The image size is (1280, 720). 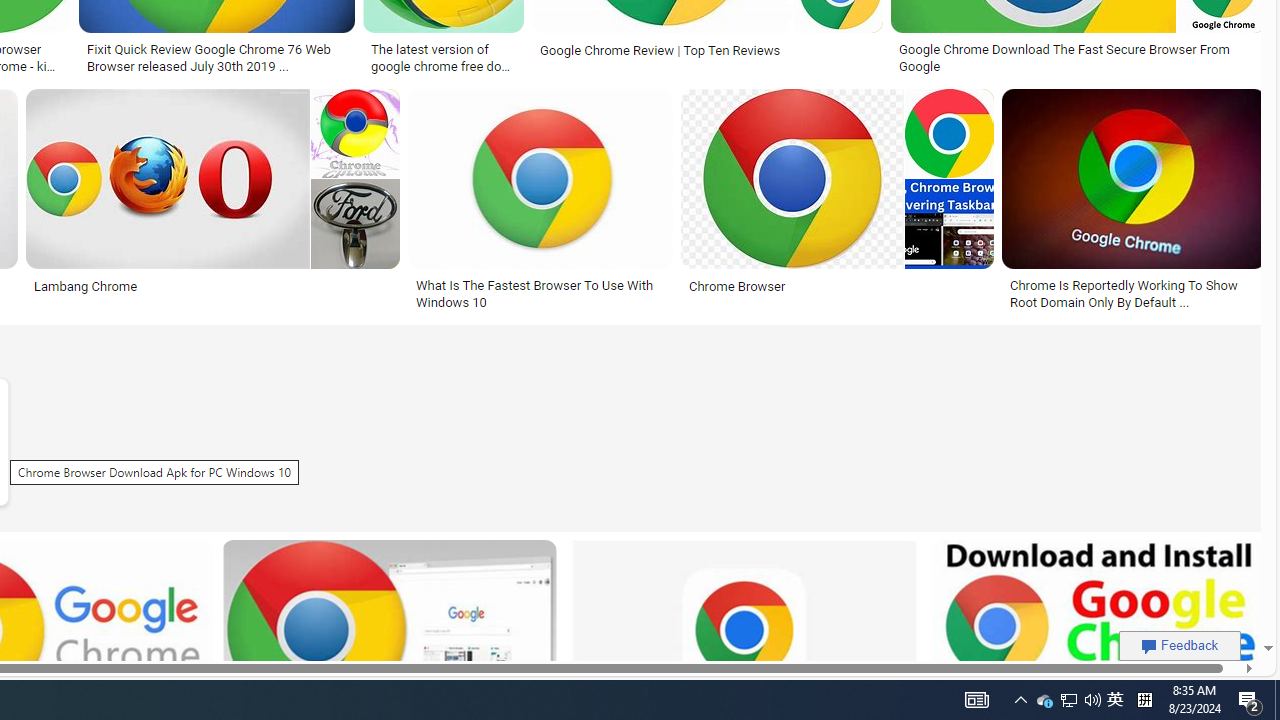 I want to click on 'The latest version of google chrome free download - gaimacro', so click(x=442, y=55).